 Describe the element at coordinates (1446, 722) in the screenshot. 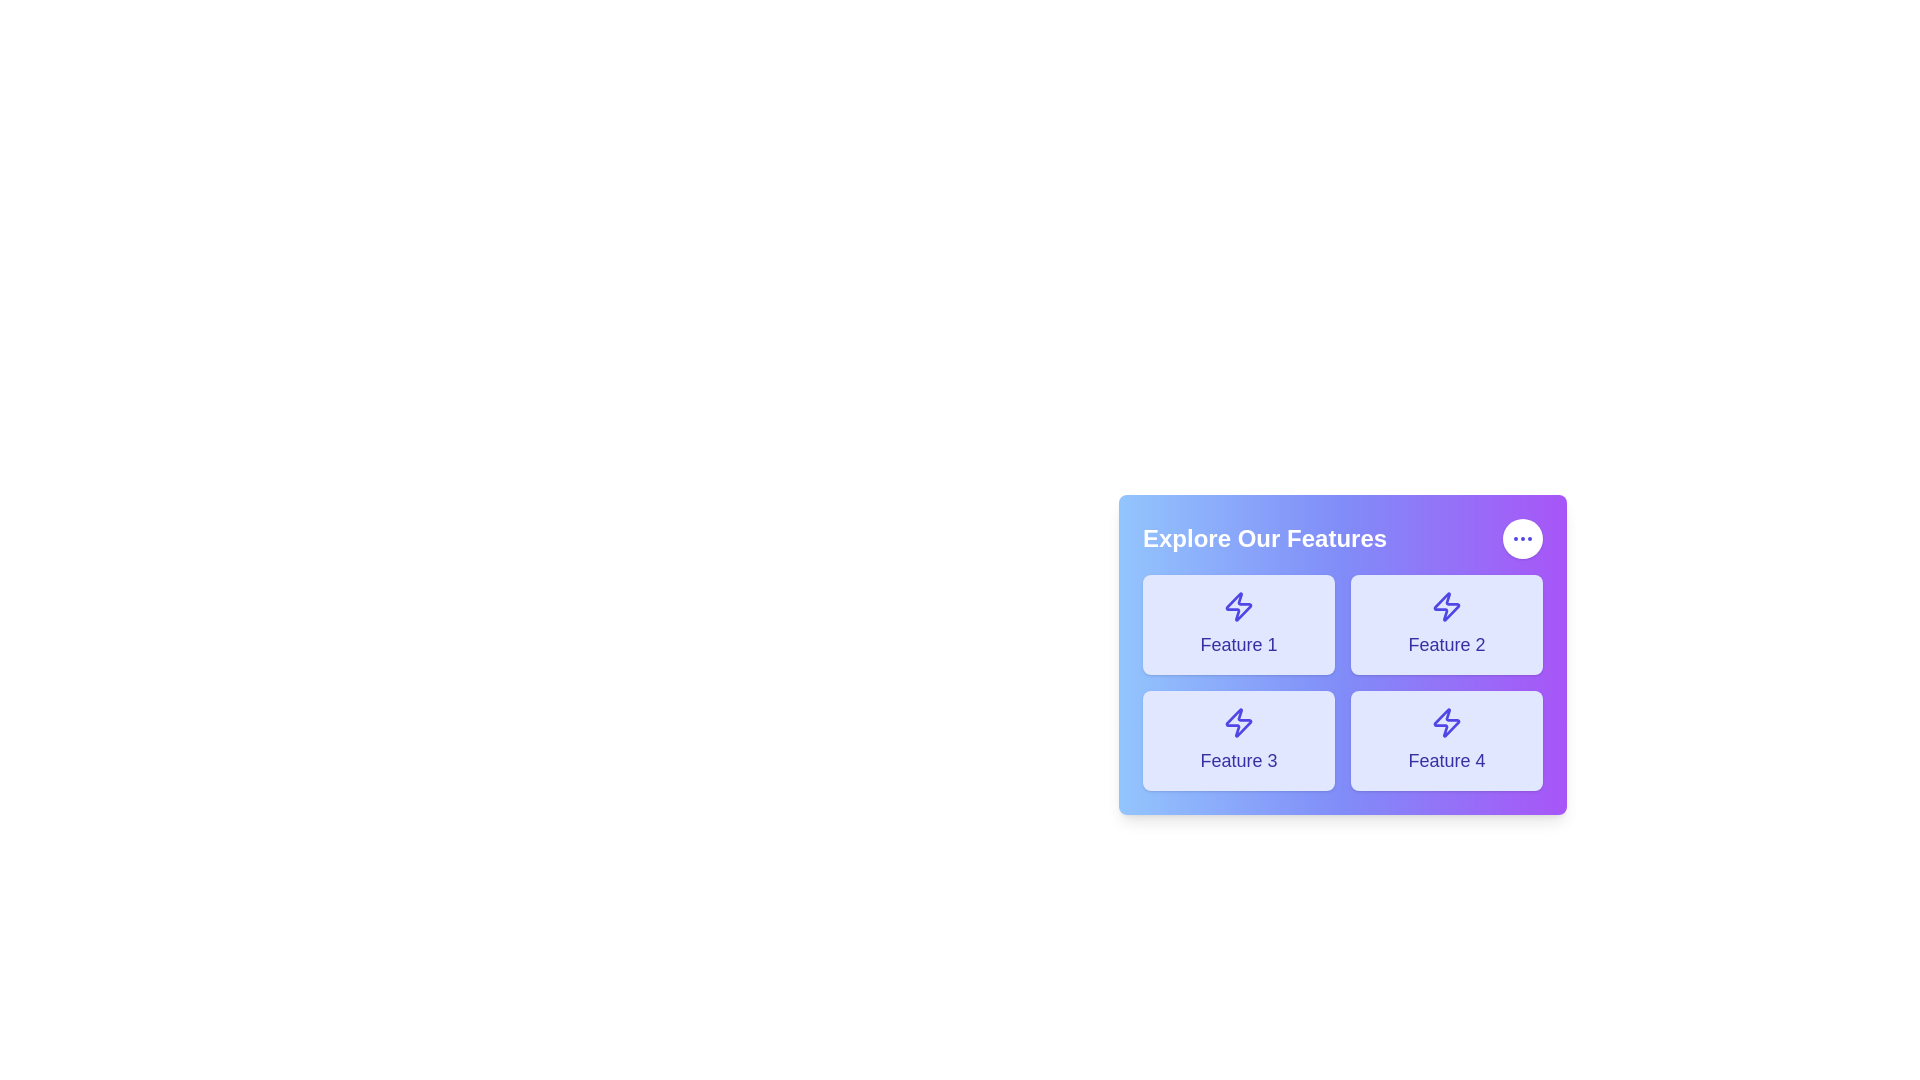

I see `the icon located in the bottom-right corner feature box under the 'Explore Our Features' section, which serves as an indicator for energy, speed, or functionality` at that location.